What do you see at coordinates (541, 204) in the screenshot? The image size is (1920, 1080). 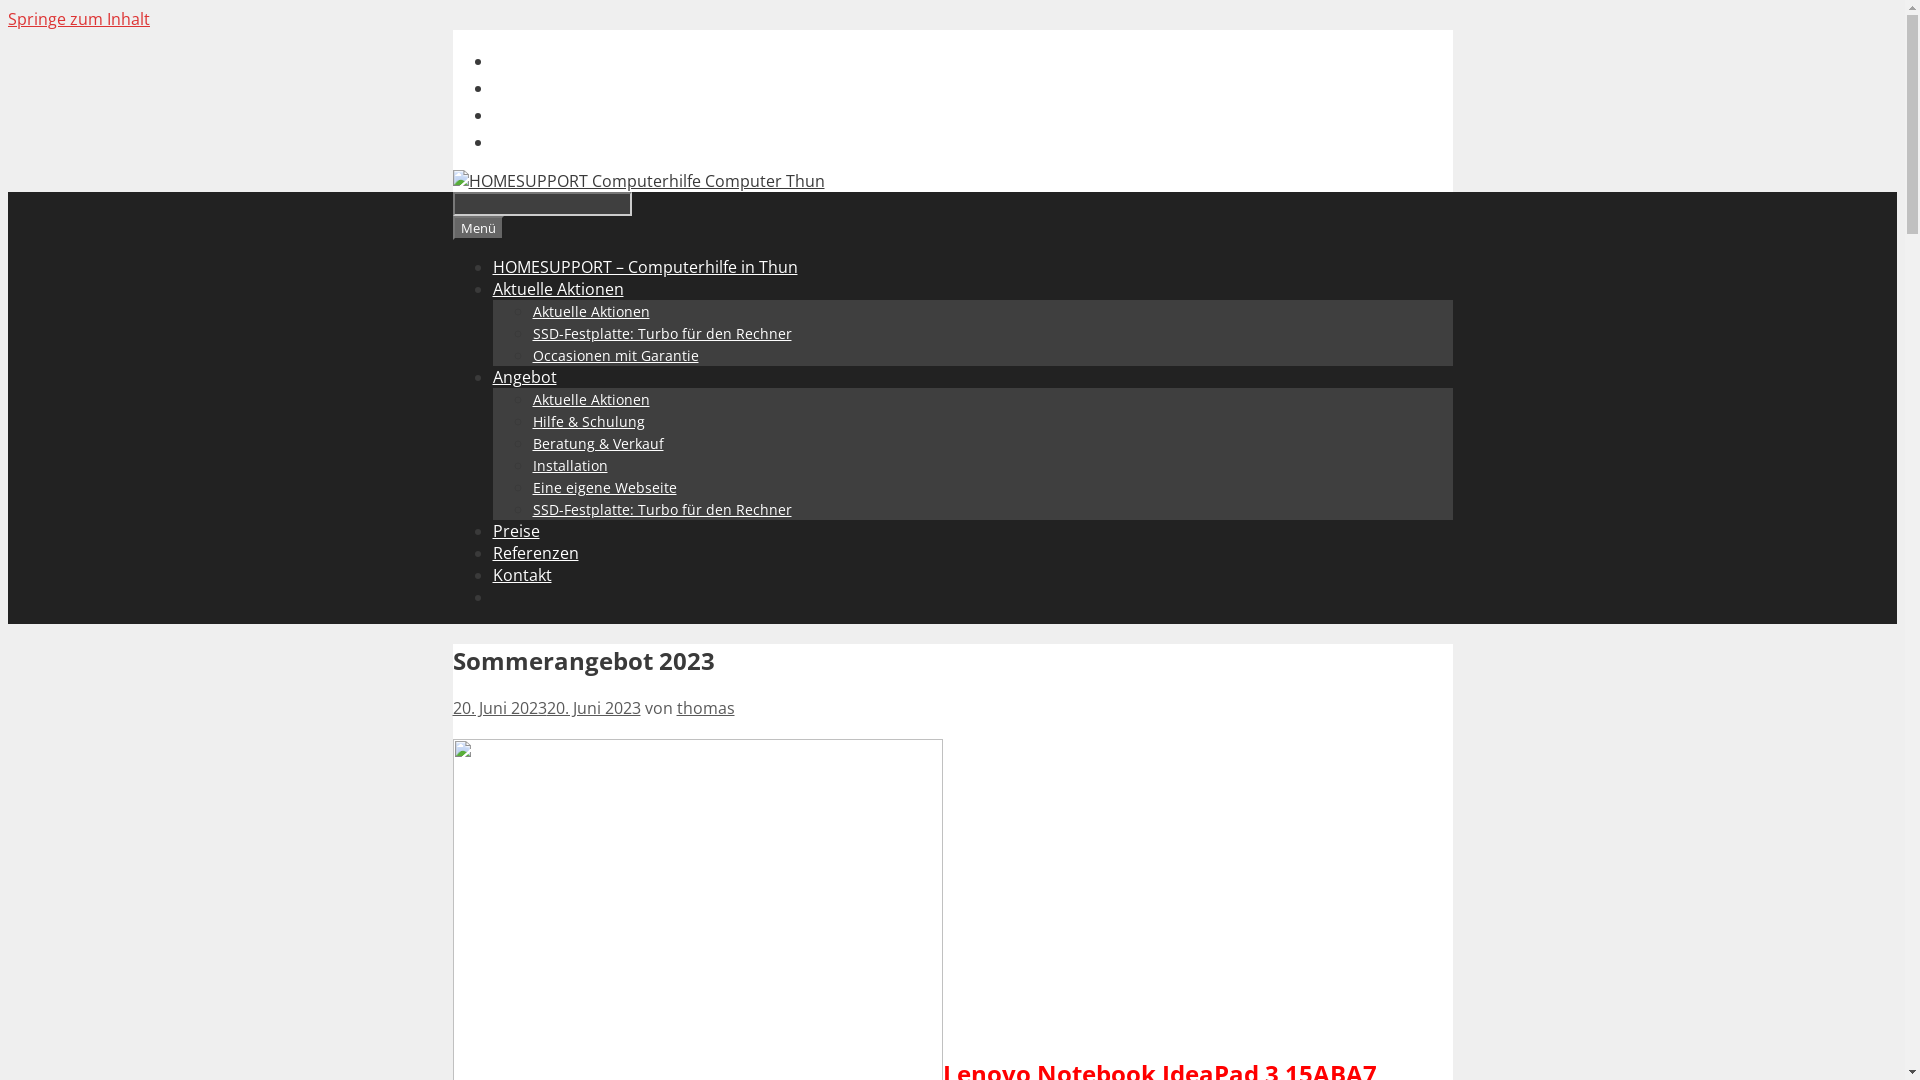 I see `'Suchen'` at bounding box center [541, 204].